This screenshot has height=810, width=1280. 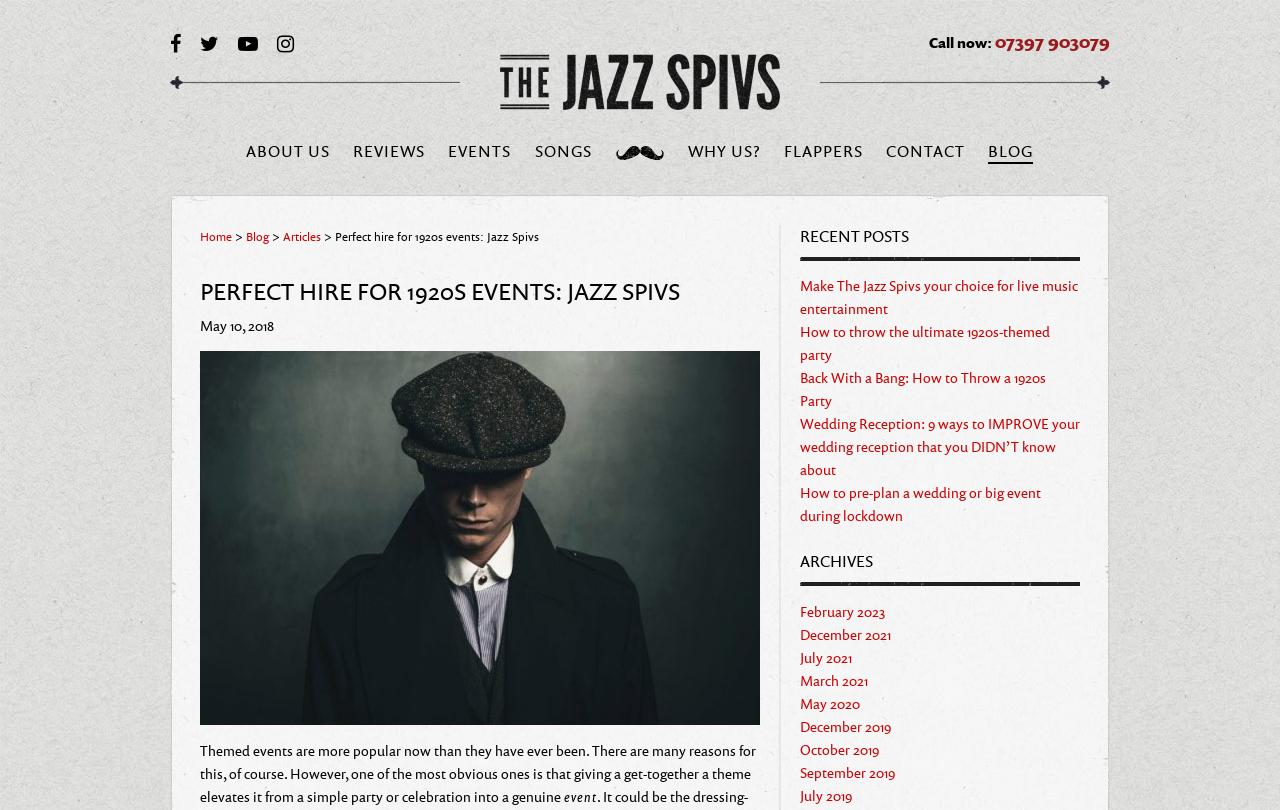 I want to click on 'Home', so click(x=216, y=235).